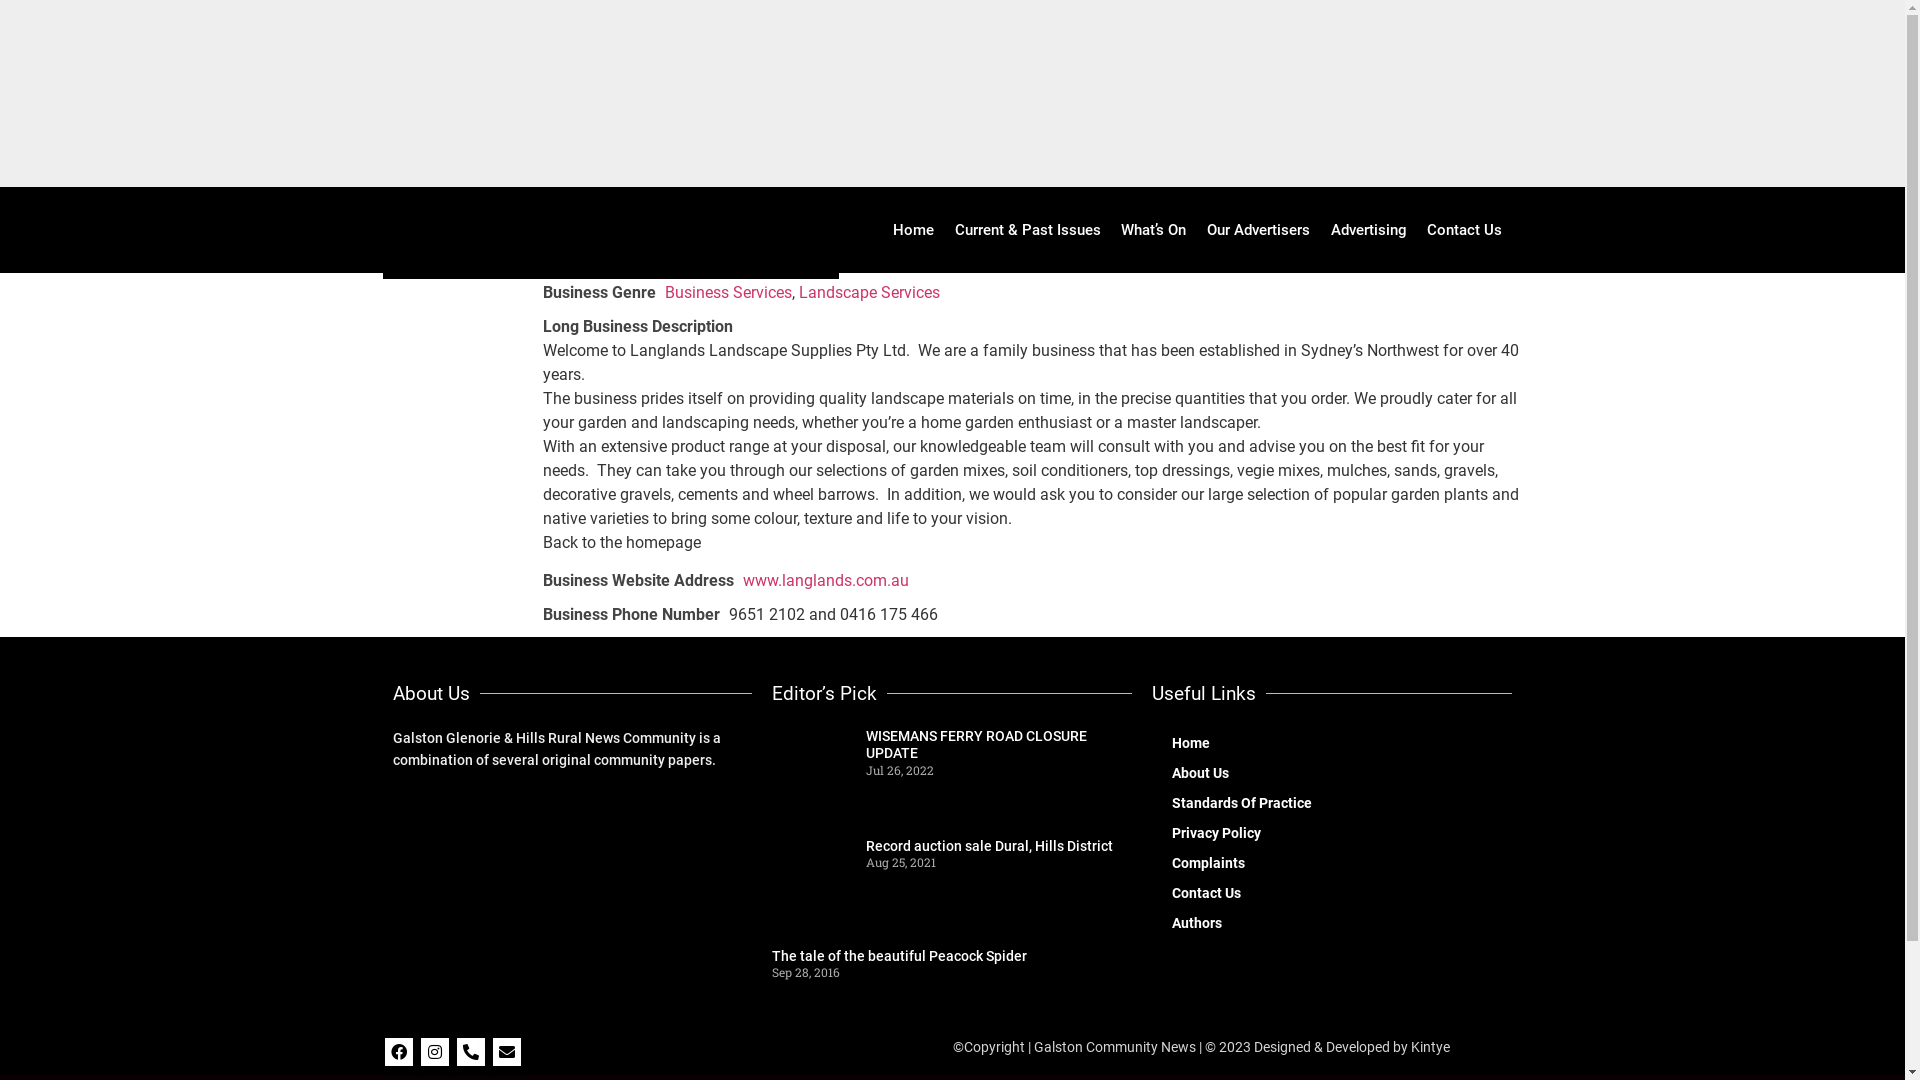 The width and height of the screenshot is (1920, 1080). Describe the element at coordinates (976, 744) in the screenshot. I see `'WISEMANS FERRY ROAD CLOSURE UPDATE'` at that location.